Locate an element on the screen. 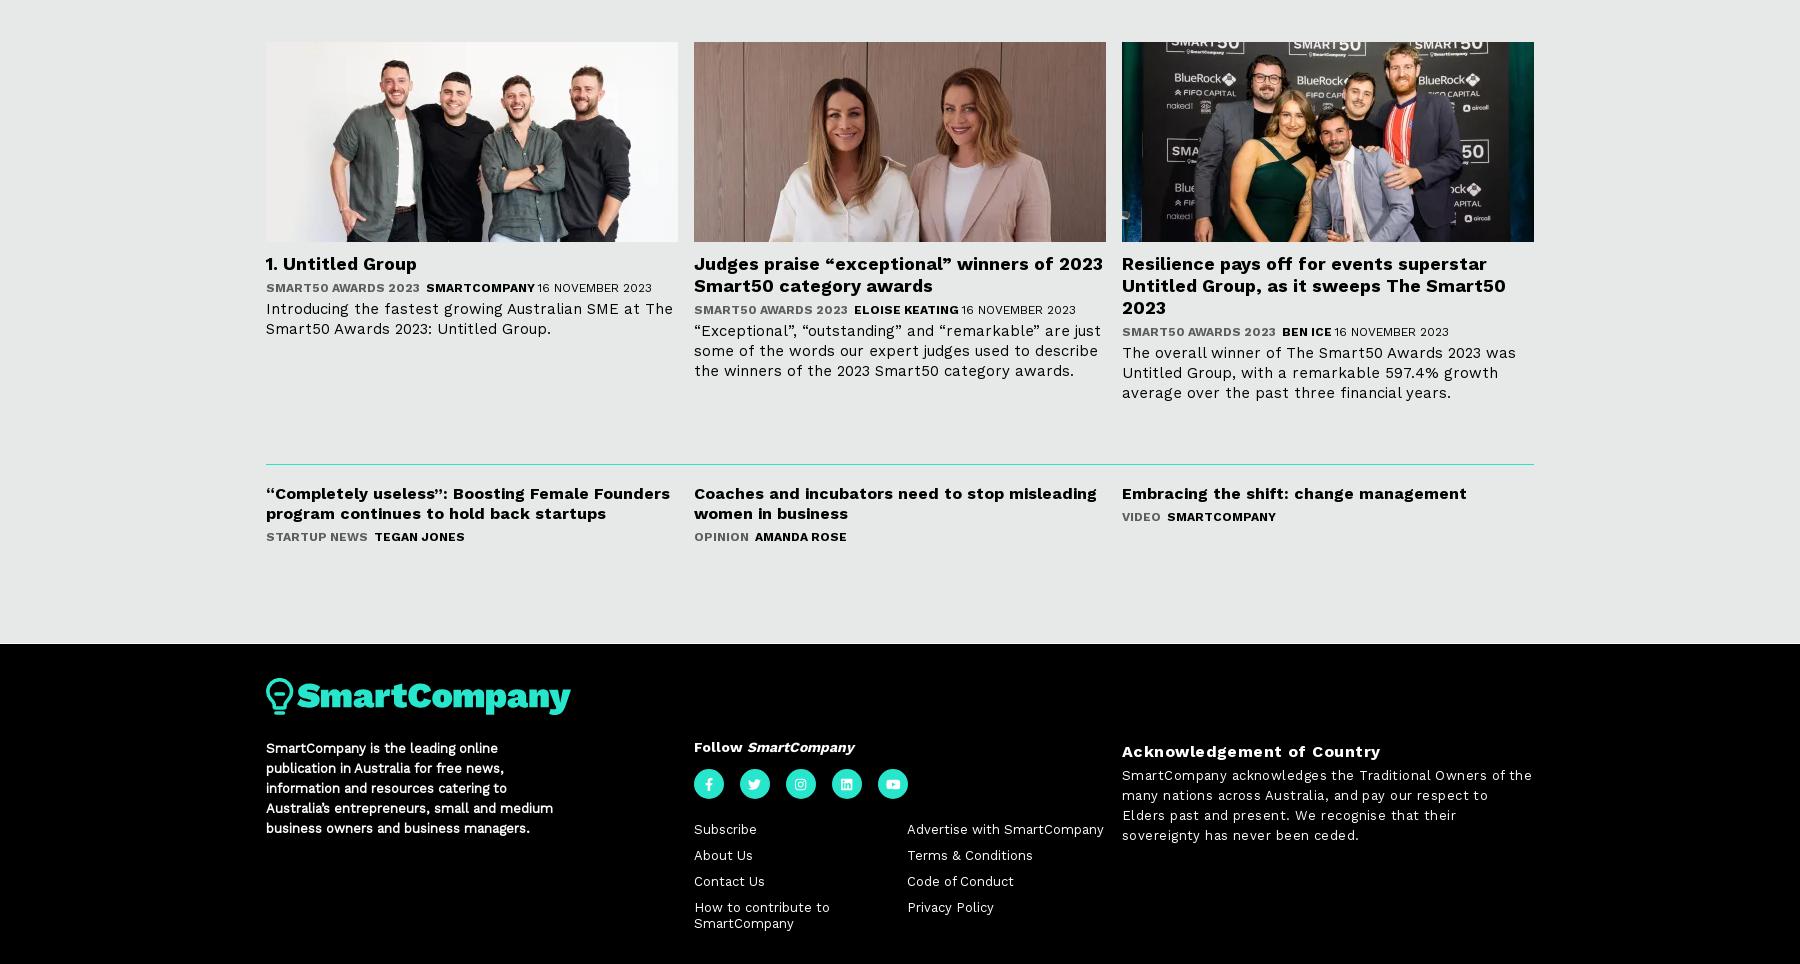 The image size is (1800, 964). 'SmartCompany acknowledges the Traditional Owners of the many nations across Australia, and pay our respect to Elders past and present. We recognise that their sovereignty has never been ceded.' is located at coordinates (1326, 805).